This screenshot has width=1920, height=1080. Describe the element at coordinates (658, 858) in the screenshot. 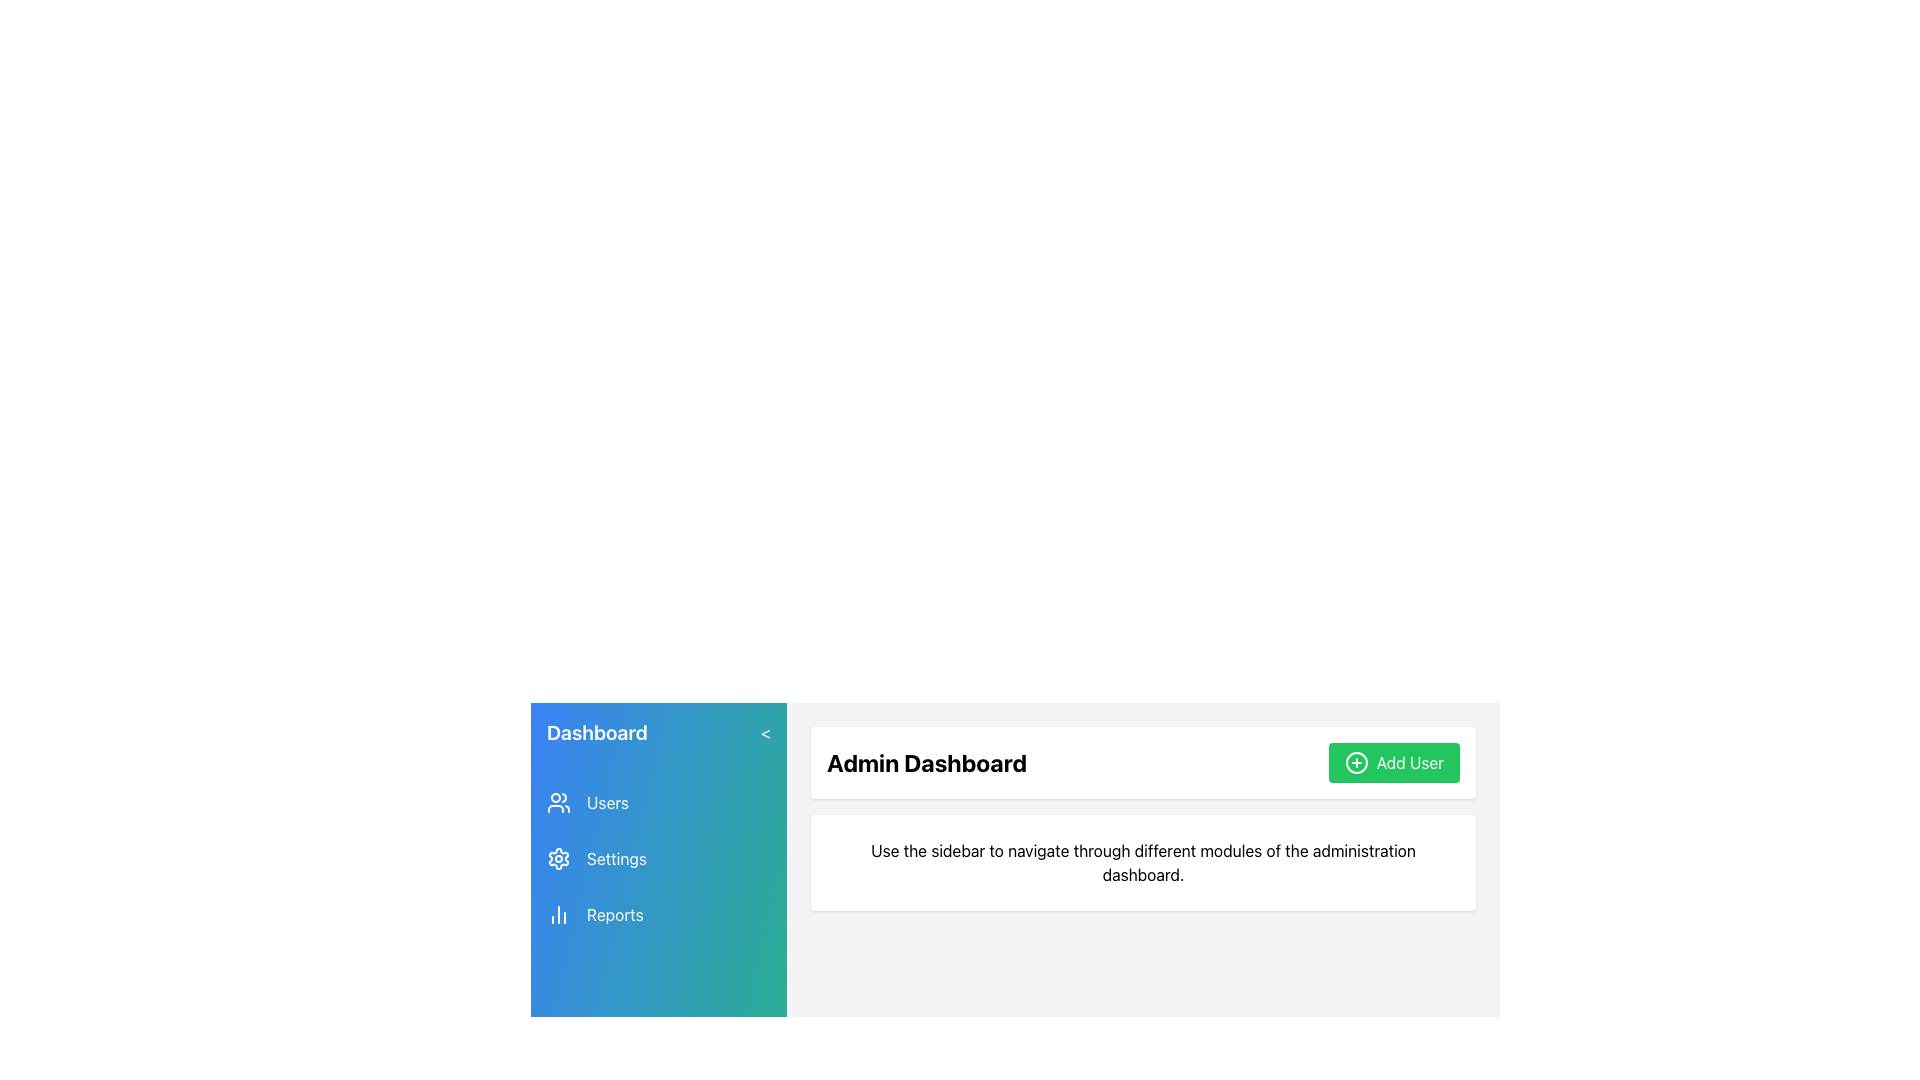

I see `the 'Settings' menu option within the vertically-stacked group of clickable menu options in the blue-to-green gradient sidebar` at that location.